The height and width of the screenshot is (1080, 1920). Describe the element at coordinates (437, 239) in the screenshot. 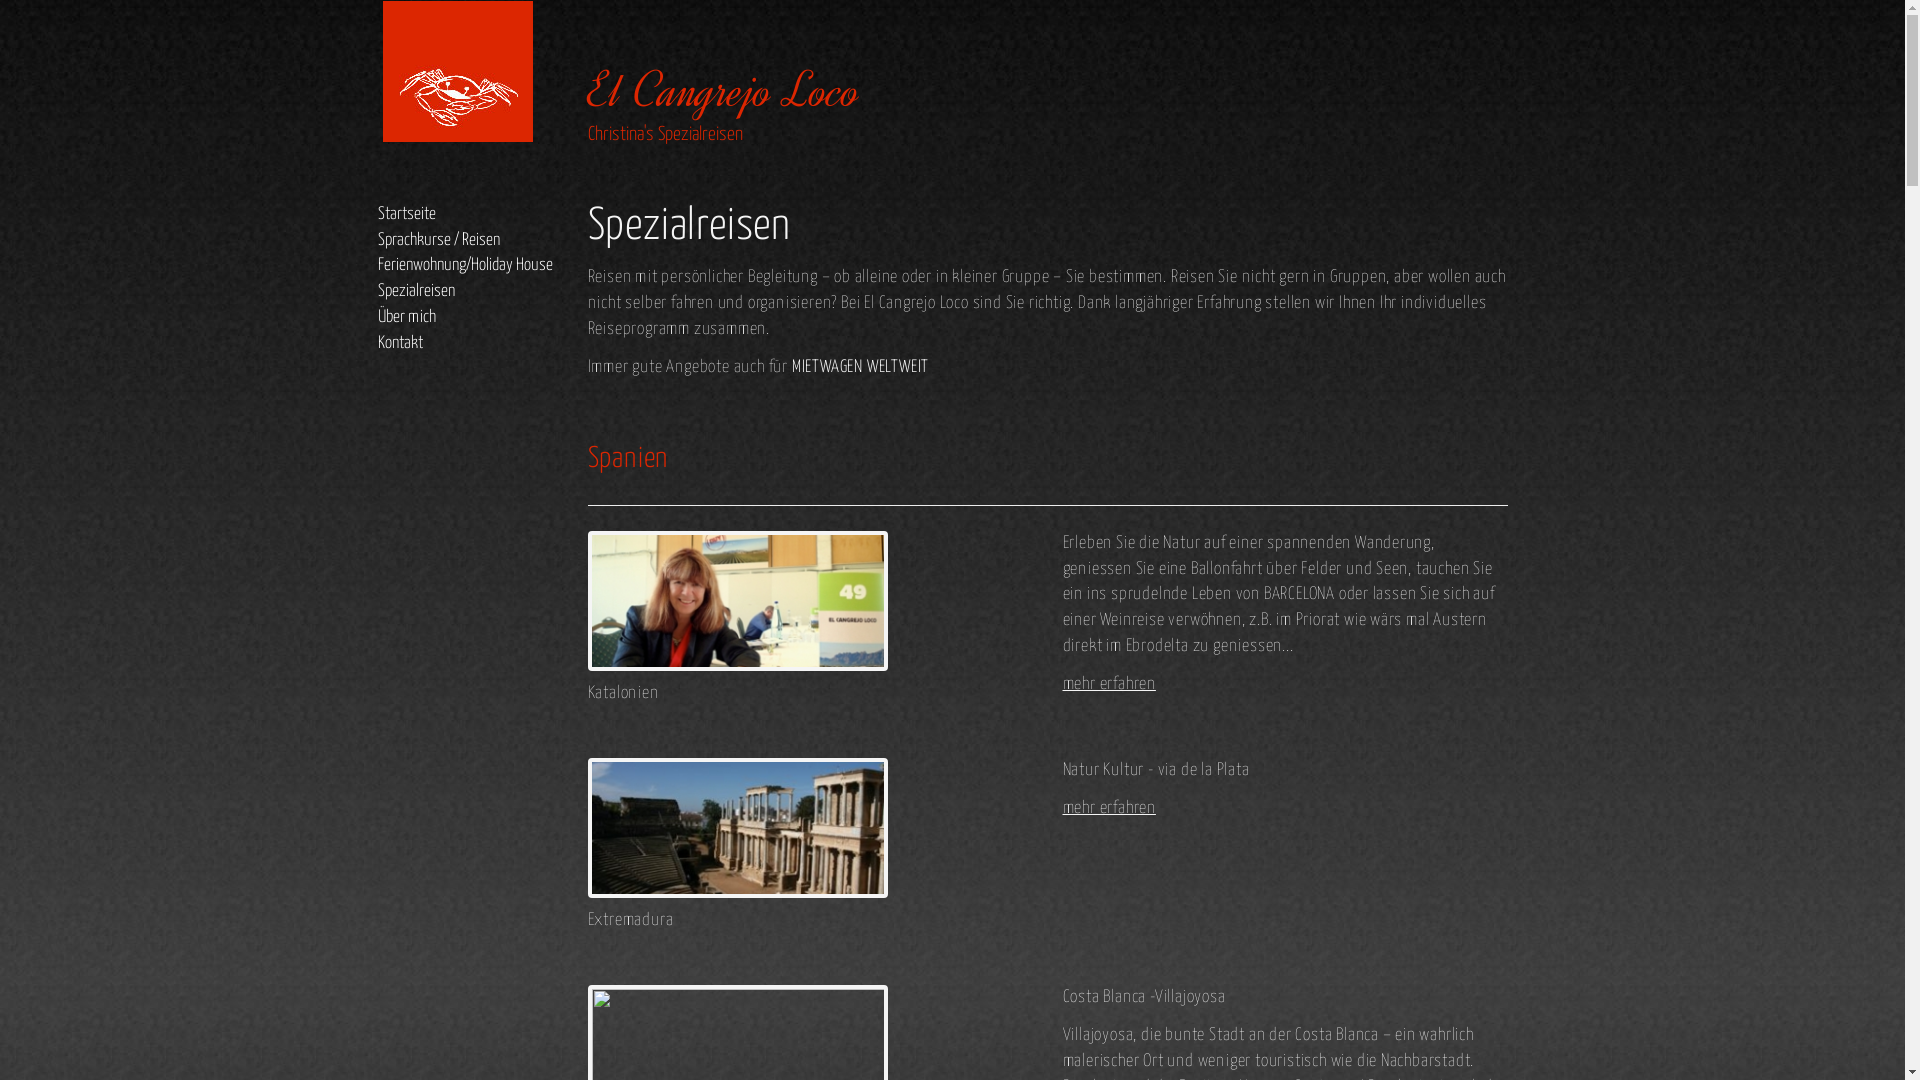

I see `'Sprachkurse / Reisen'` at that location.